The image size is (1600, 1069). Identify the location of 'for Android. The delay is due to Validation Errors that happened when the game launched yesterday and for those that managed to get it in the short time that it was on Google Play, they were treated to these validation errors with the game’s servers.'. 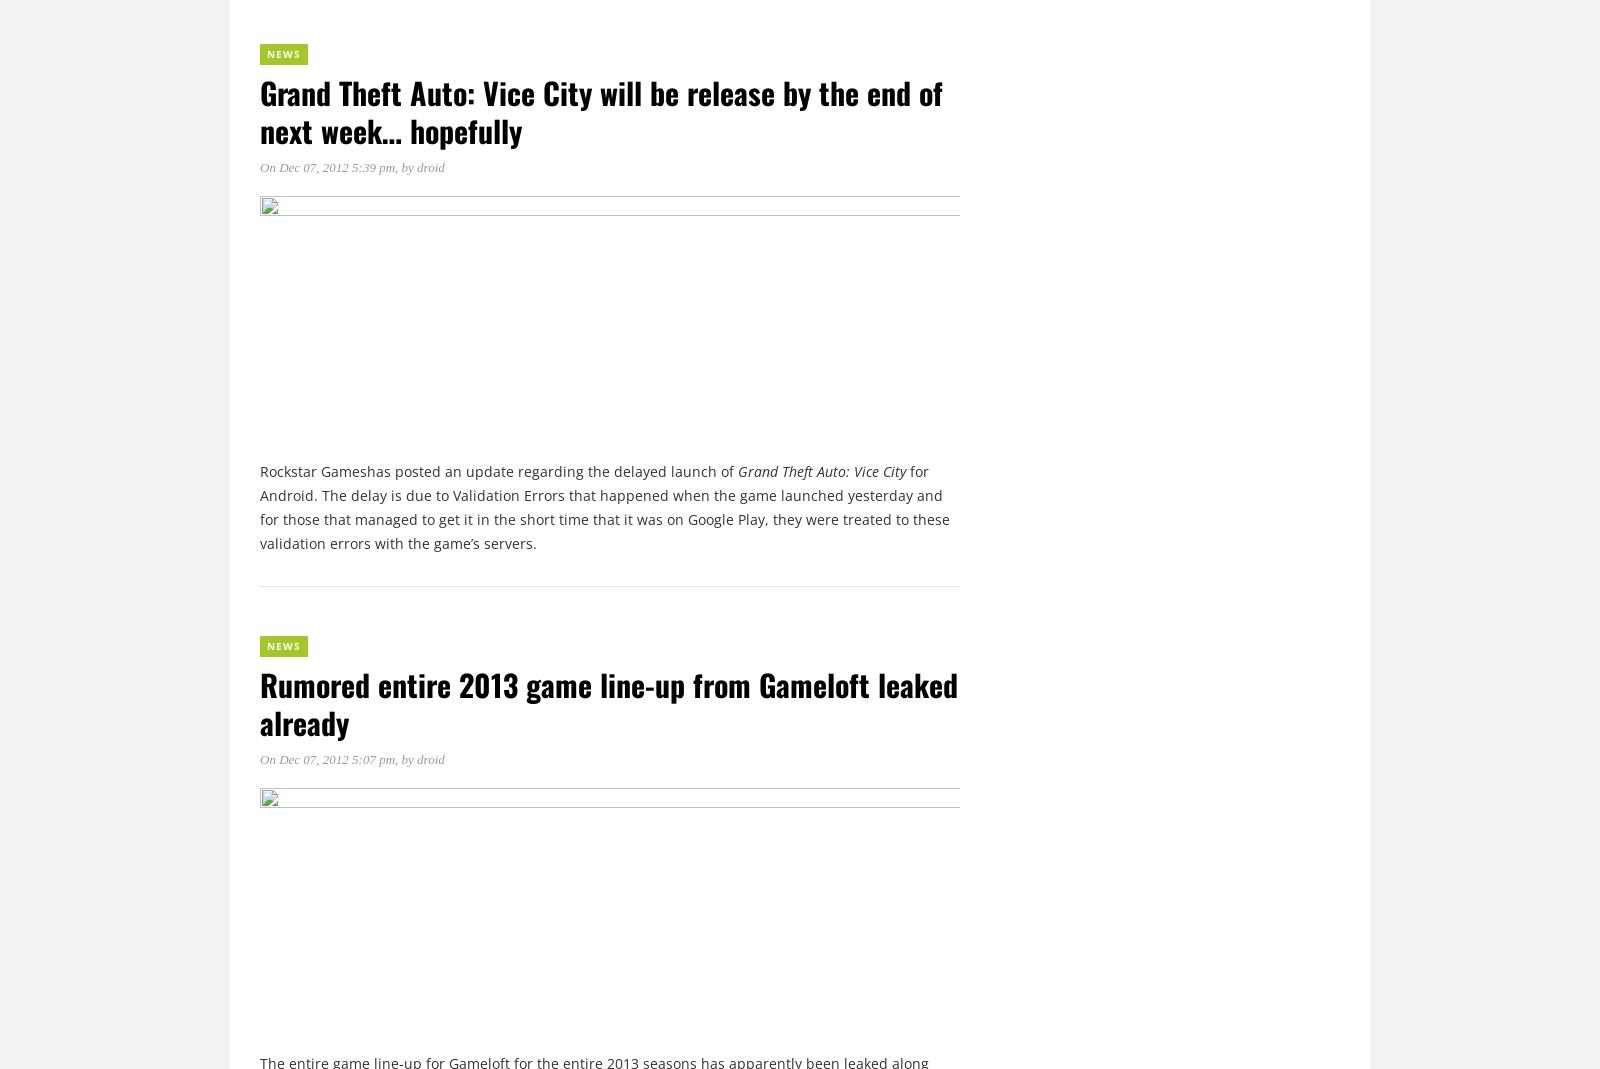
(604, 505).